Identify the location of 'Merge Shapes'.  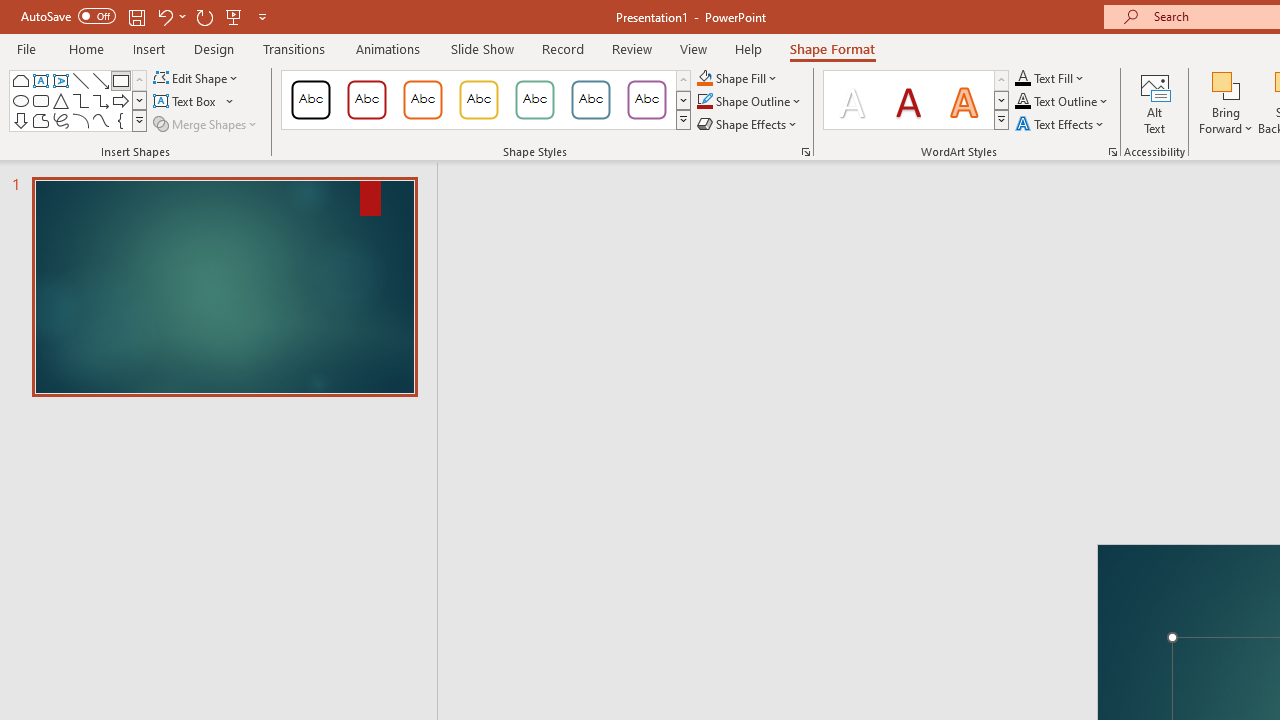
(206, 124).